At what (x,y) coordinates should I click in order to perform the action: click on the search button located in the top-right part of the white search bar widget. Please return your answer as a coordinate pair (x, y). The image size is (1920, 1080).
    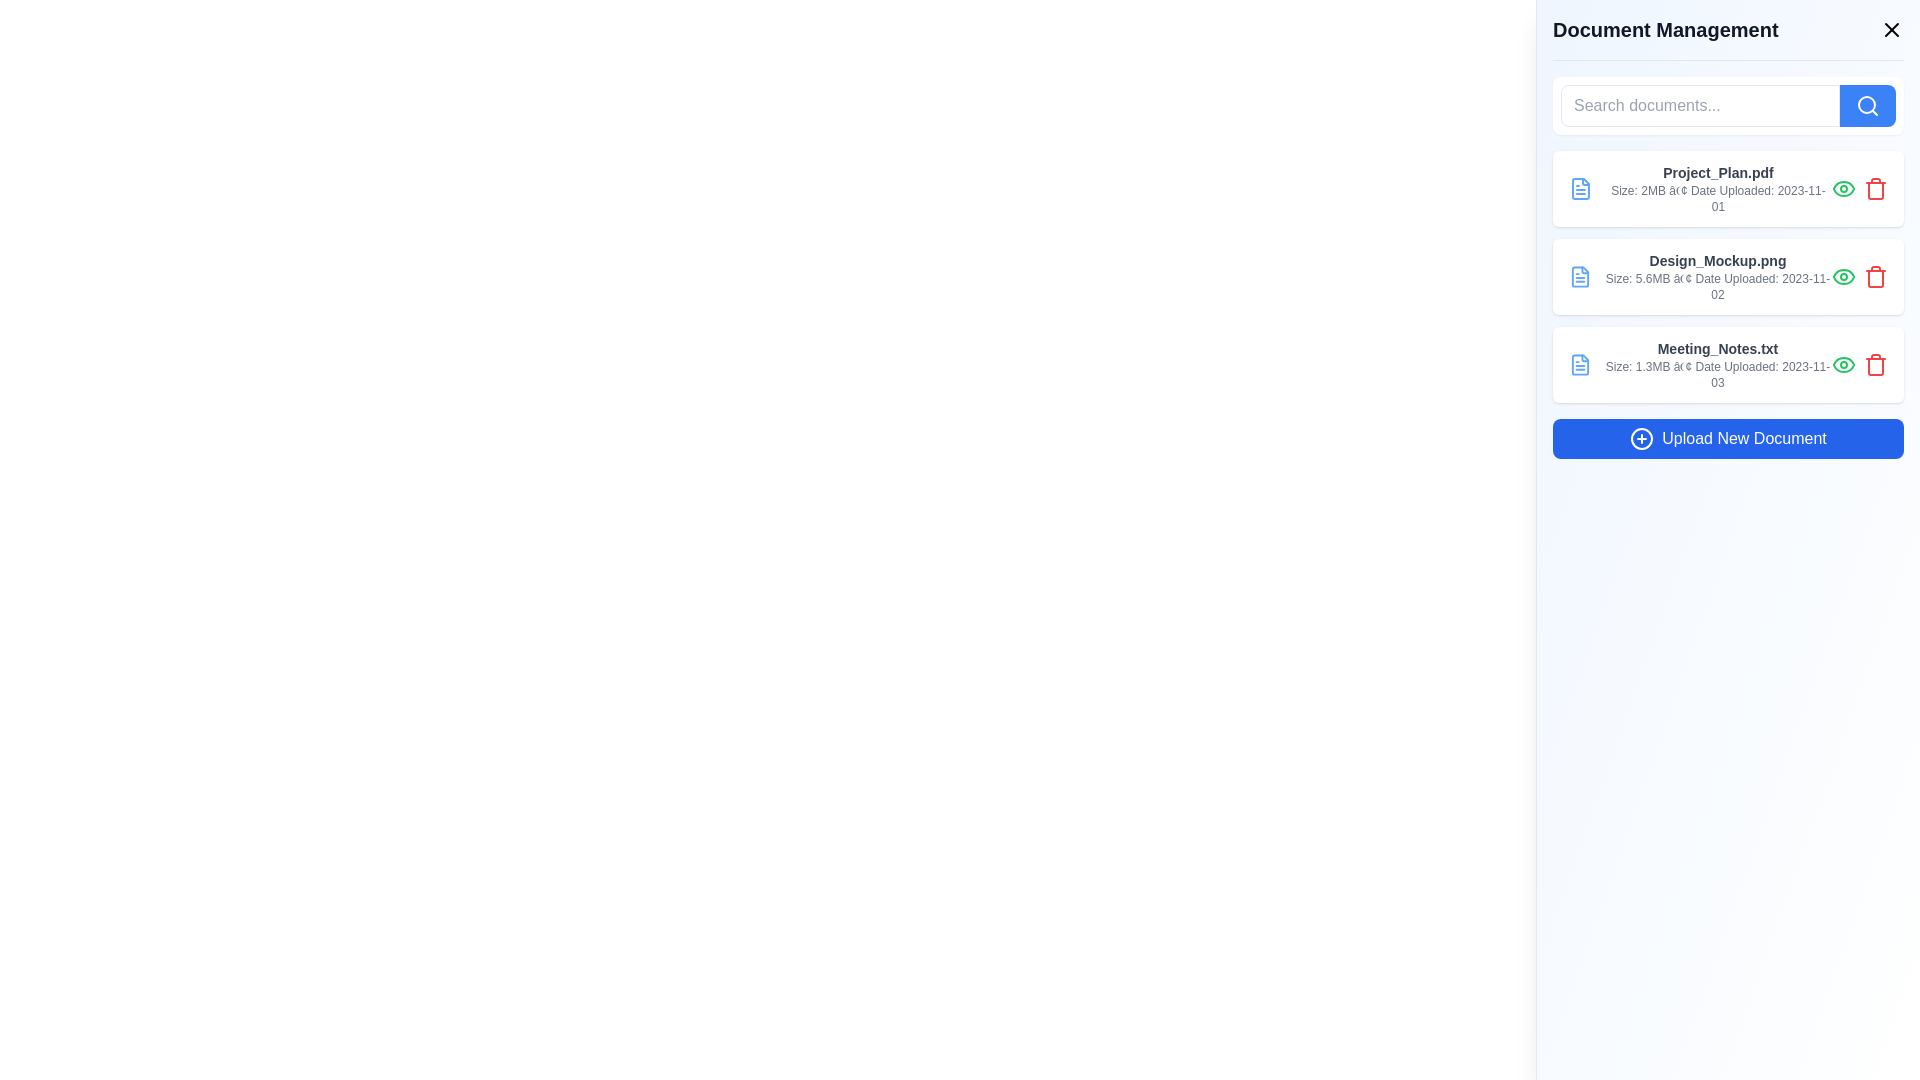
    Looking at the image, I should click on (1866, 105).